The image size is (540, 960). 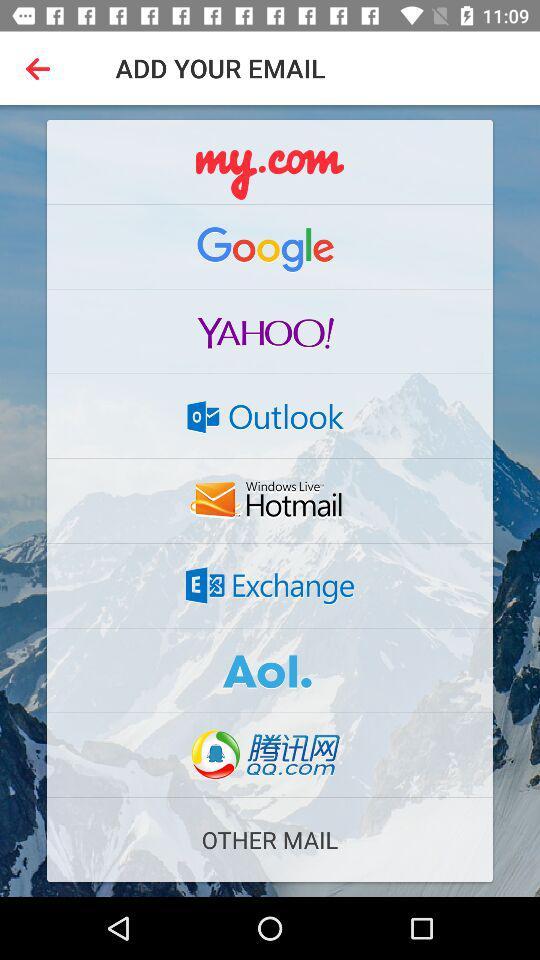 I want to click on aol, so click(x=270, y=670).